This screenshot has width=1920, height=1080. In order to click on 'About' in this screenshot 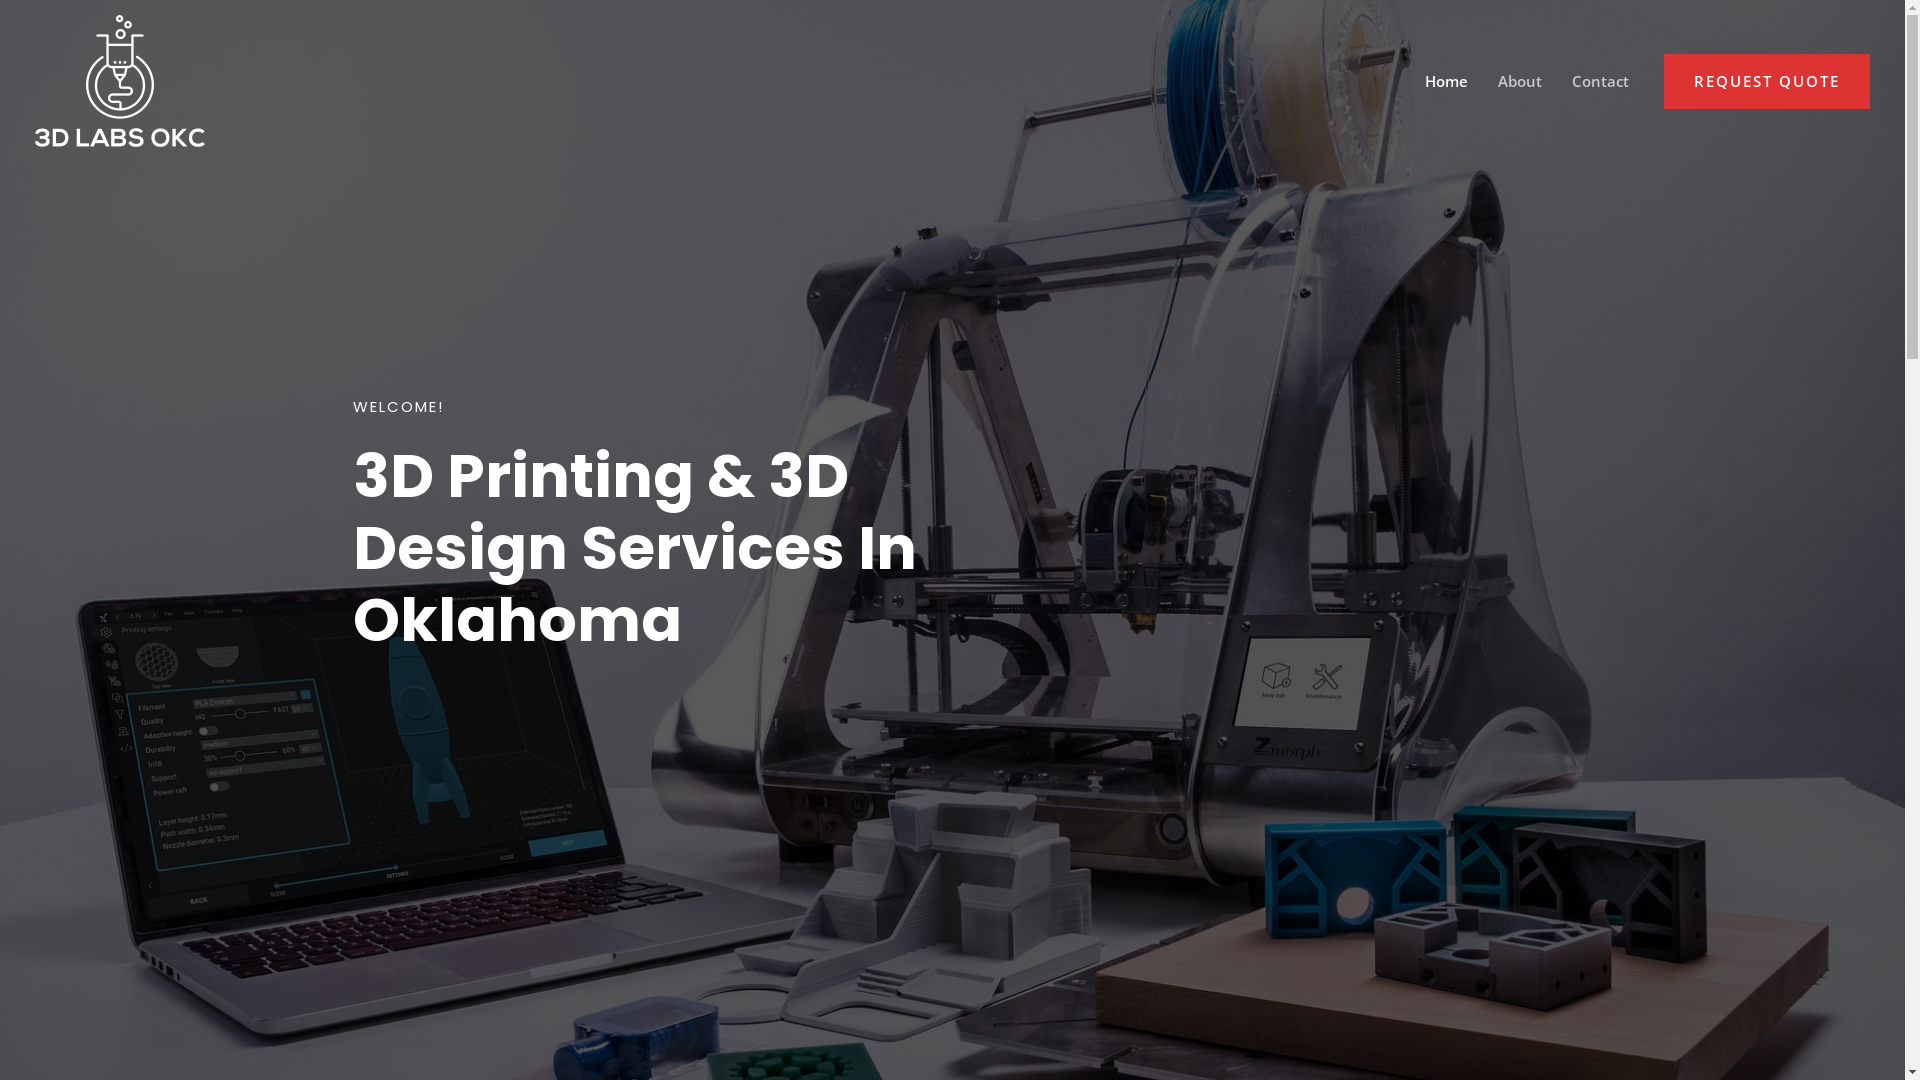, I will do `click(1520, 80)`.